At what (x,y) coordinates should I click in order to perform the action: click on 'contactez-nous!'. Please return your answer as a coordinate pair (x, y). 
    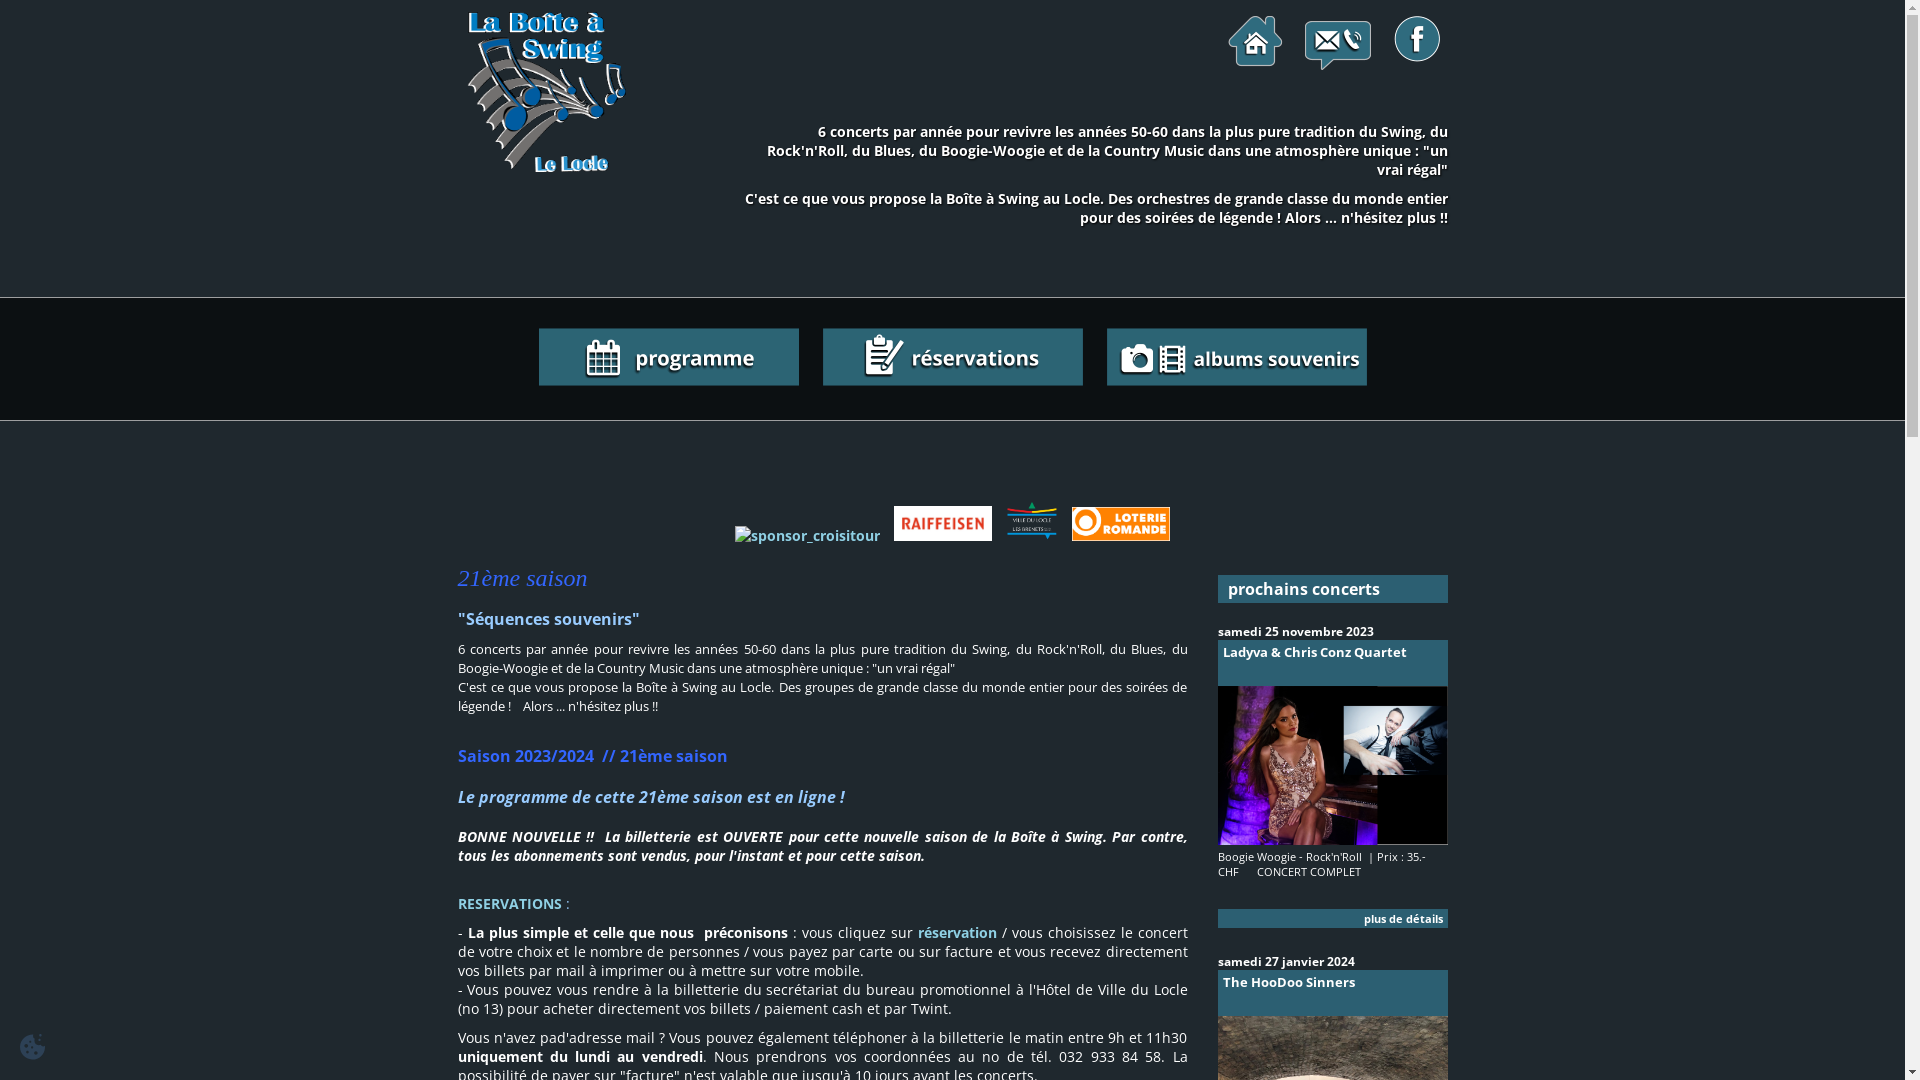
    Looking at the image, I should click on (1338, 43).